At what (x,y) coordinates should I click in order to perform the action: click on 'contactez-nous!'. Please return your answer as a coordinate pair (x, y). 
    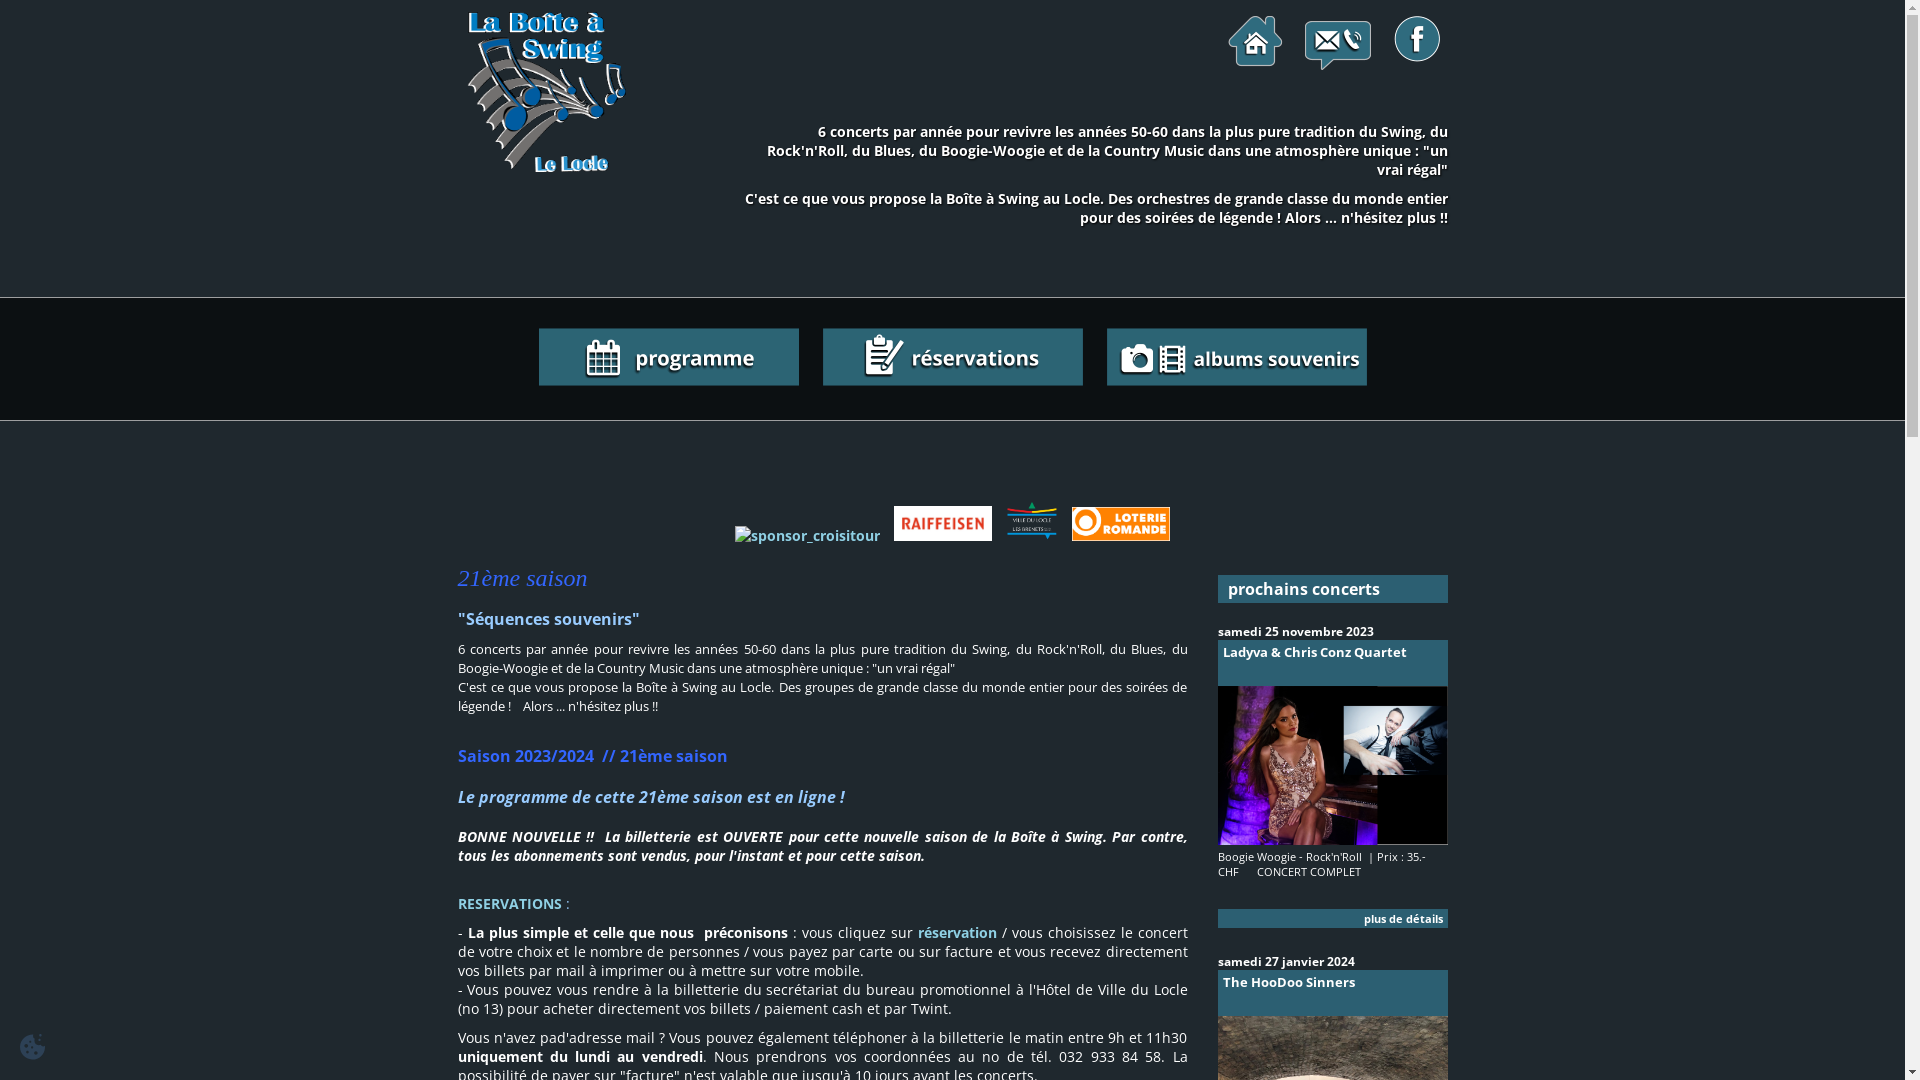
    Looking at the image, I should click on (1338, 43).